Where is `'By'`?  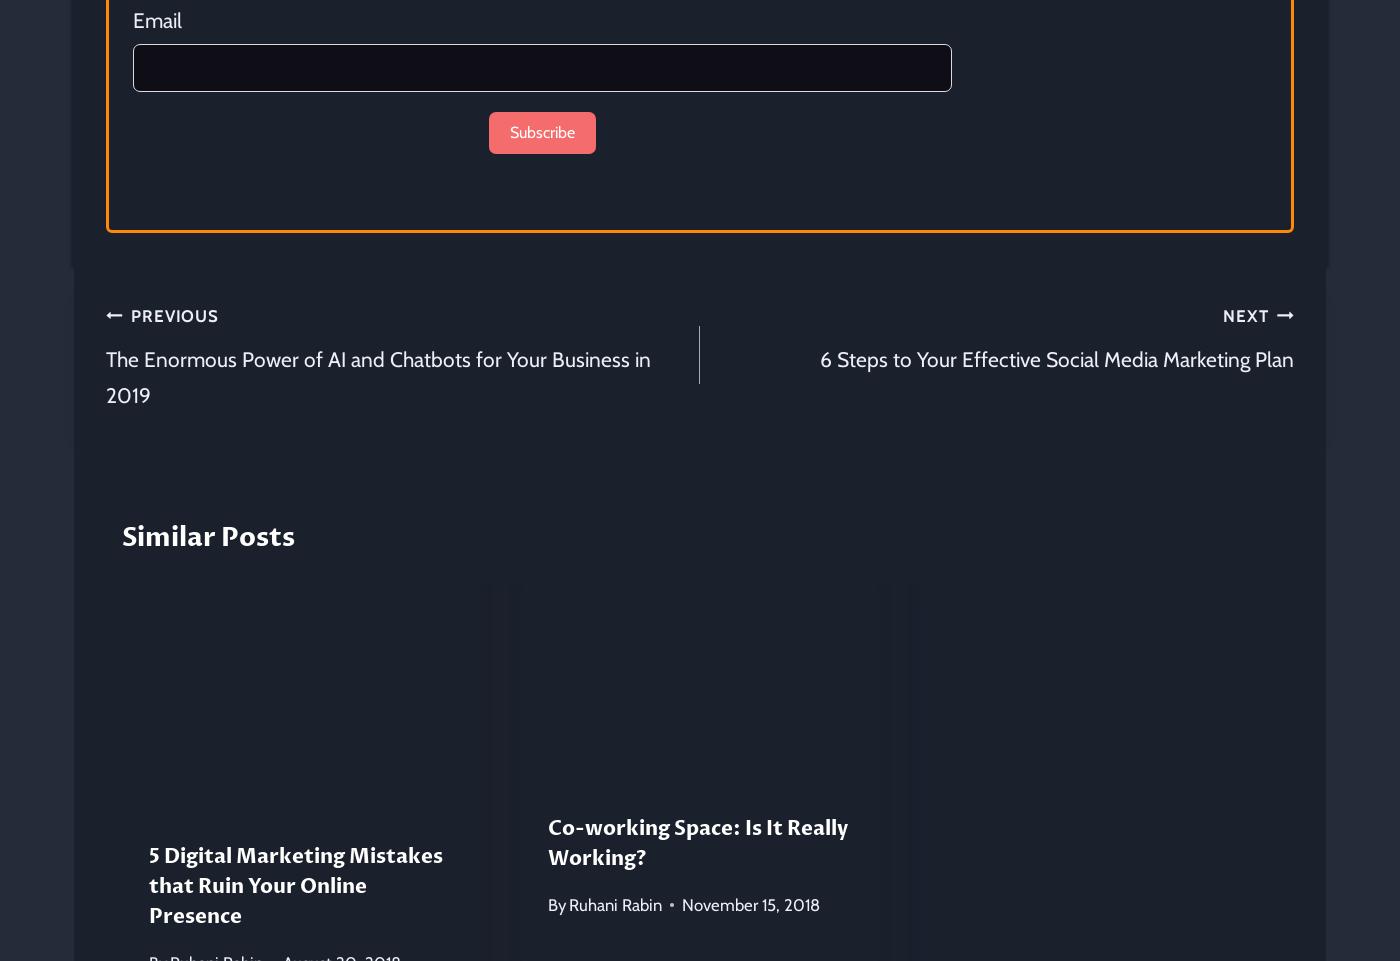 'By' is located at coordinates (555, 903).